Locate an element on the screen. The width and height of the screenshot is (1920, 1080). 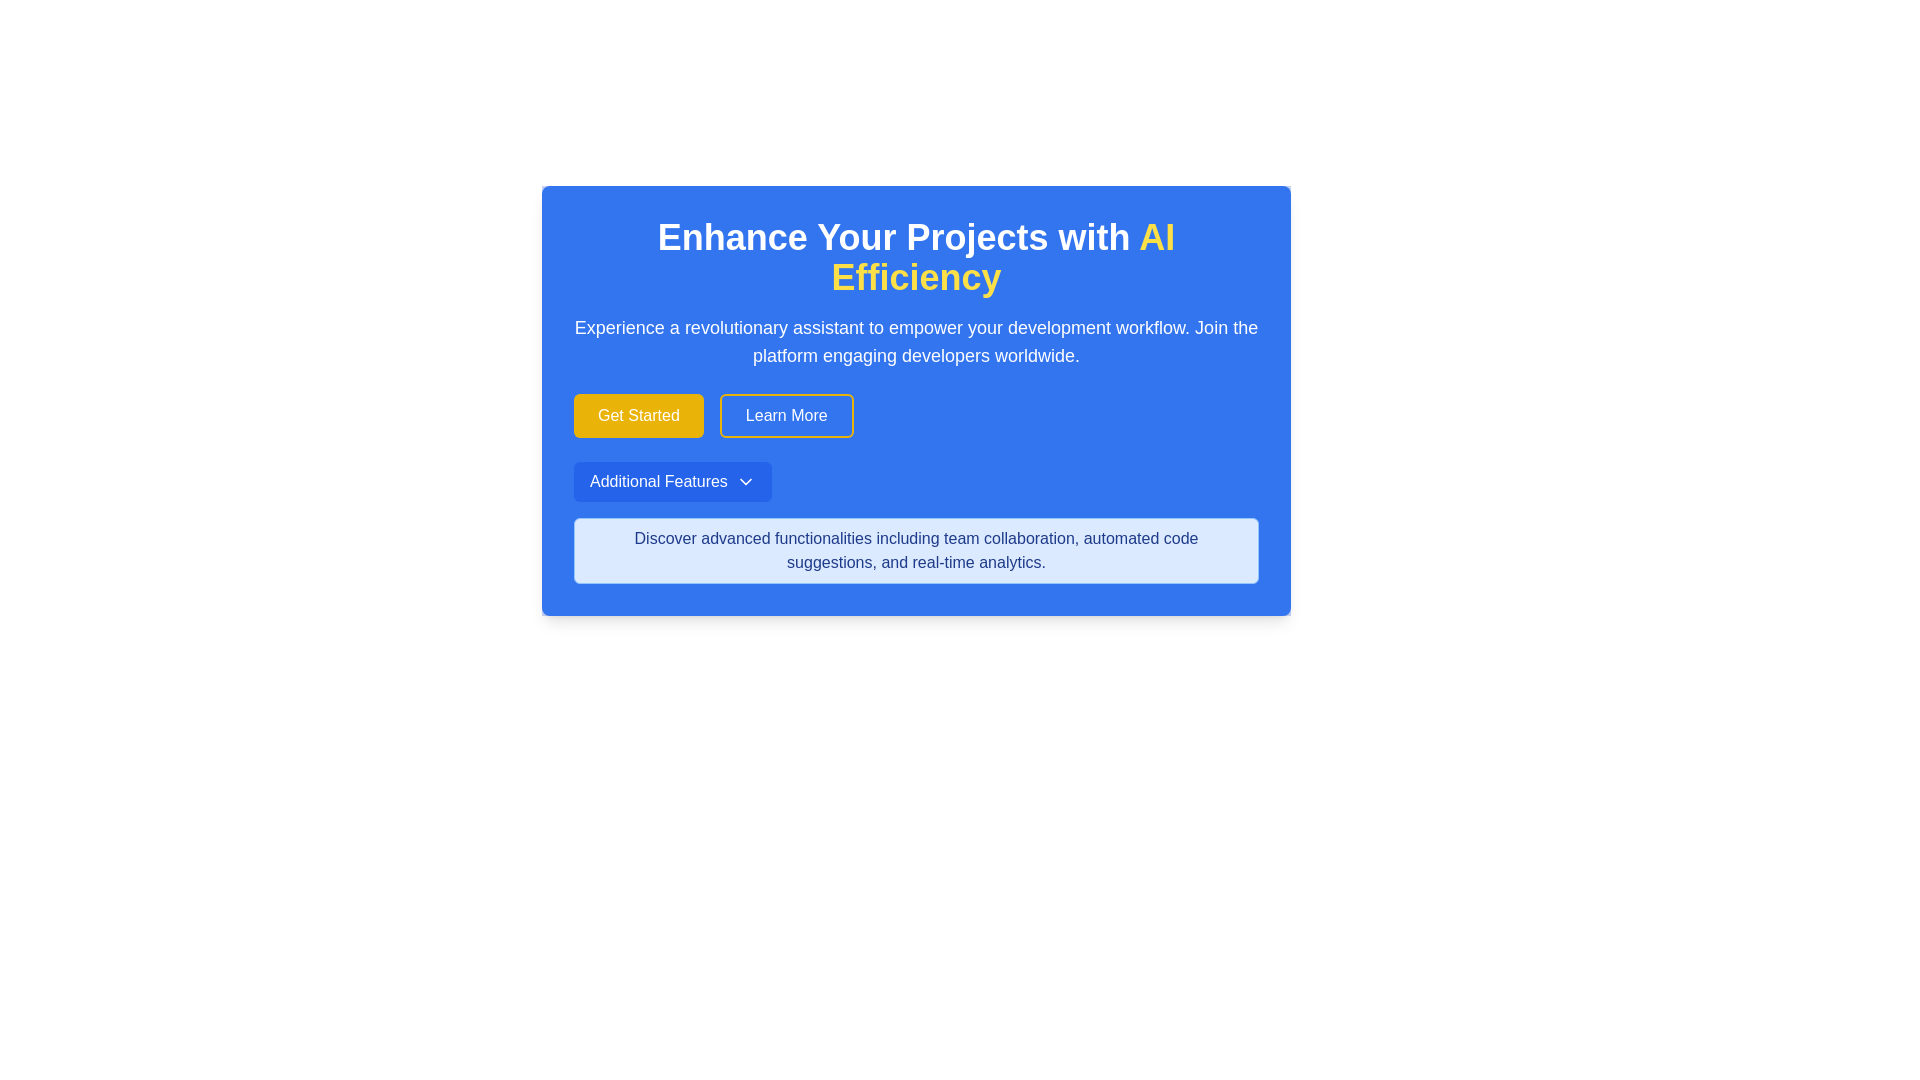
the 'Learn More' button, which has a transparent background and changes to a yellow background with blue text on hover, located to the right of the 'Get Started' button is located at coordinates (785, 415).